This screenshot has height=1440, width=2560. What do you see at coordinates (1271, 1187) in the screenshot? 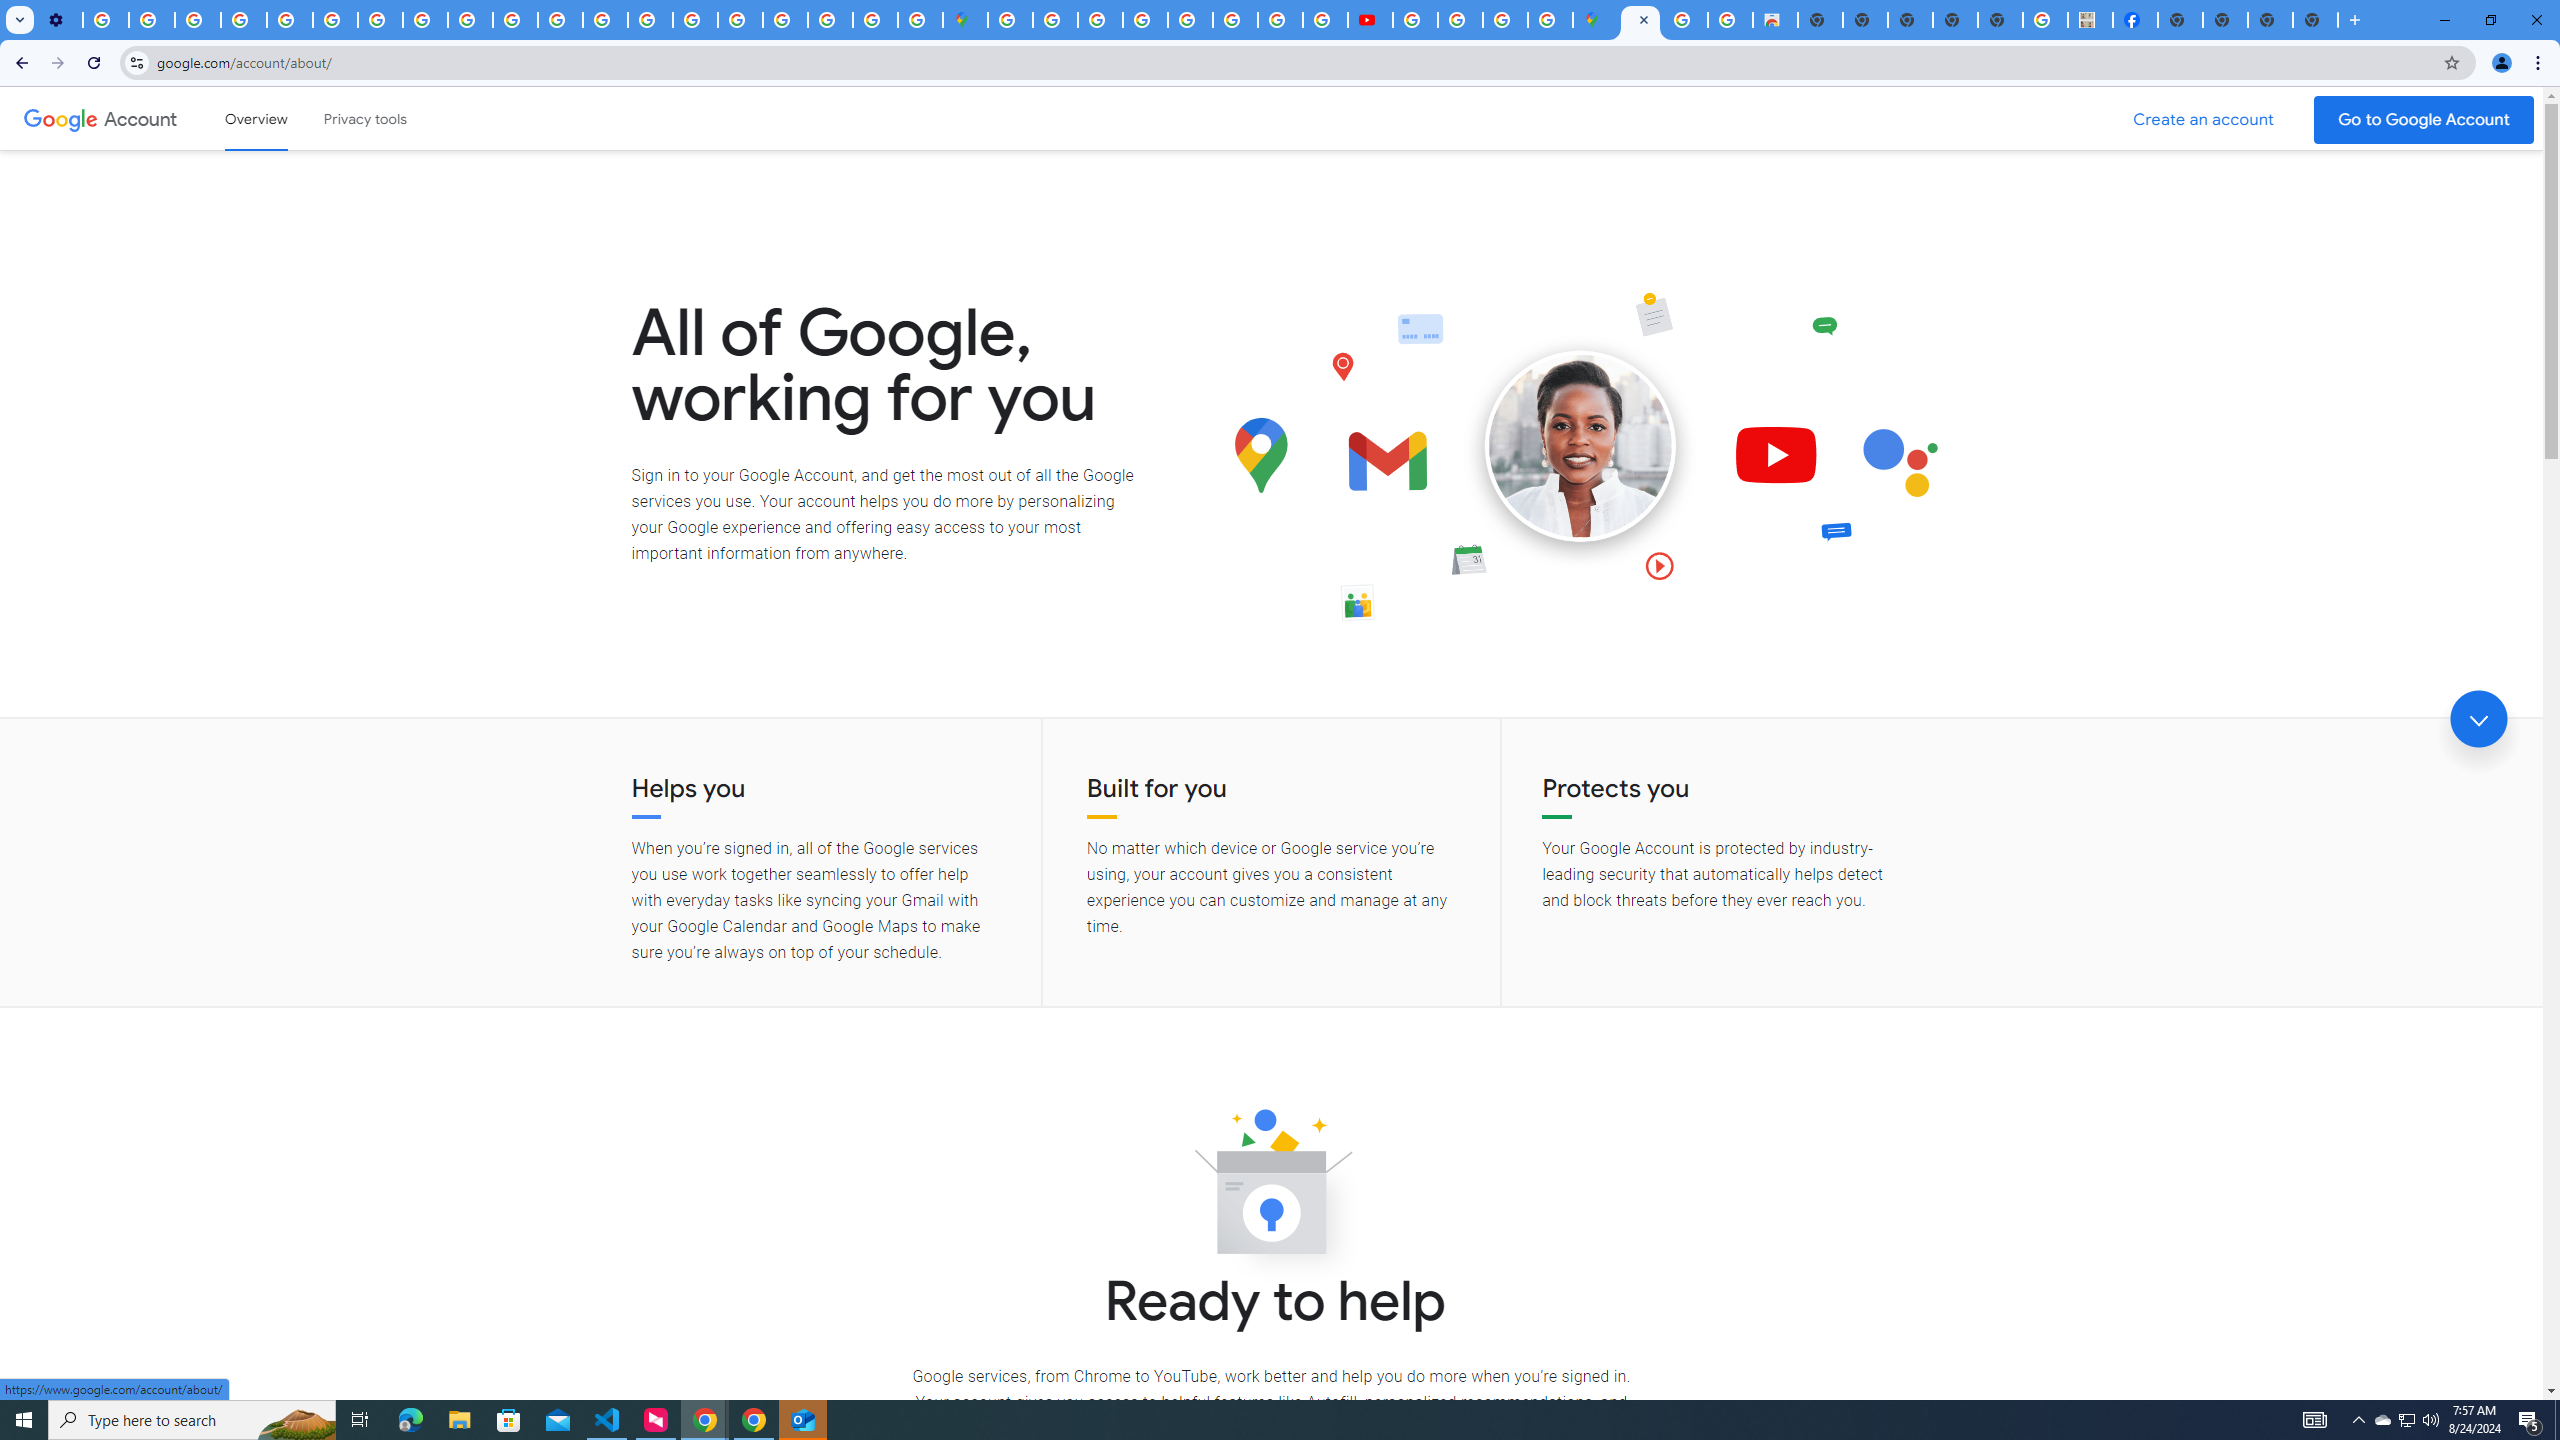
I see `'Ready to help'` at bounding box center [1271, 1187].